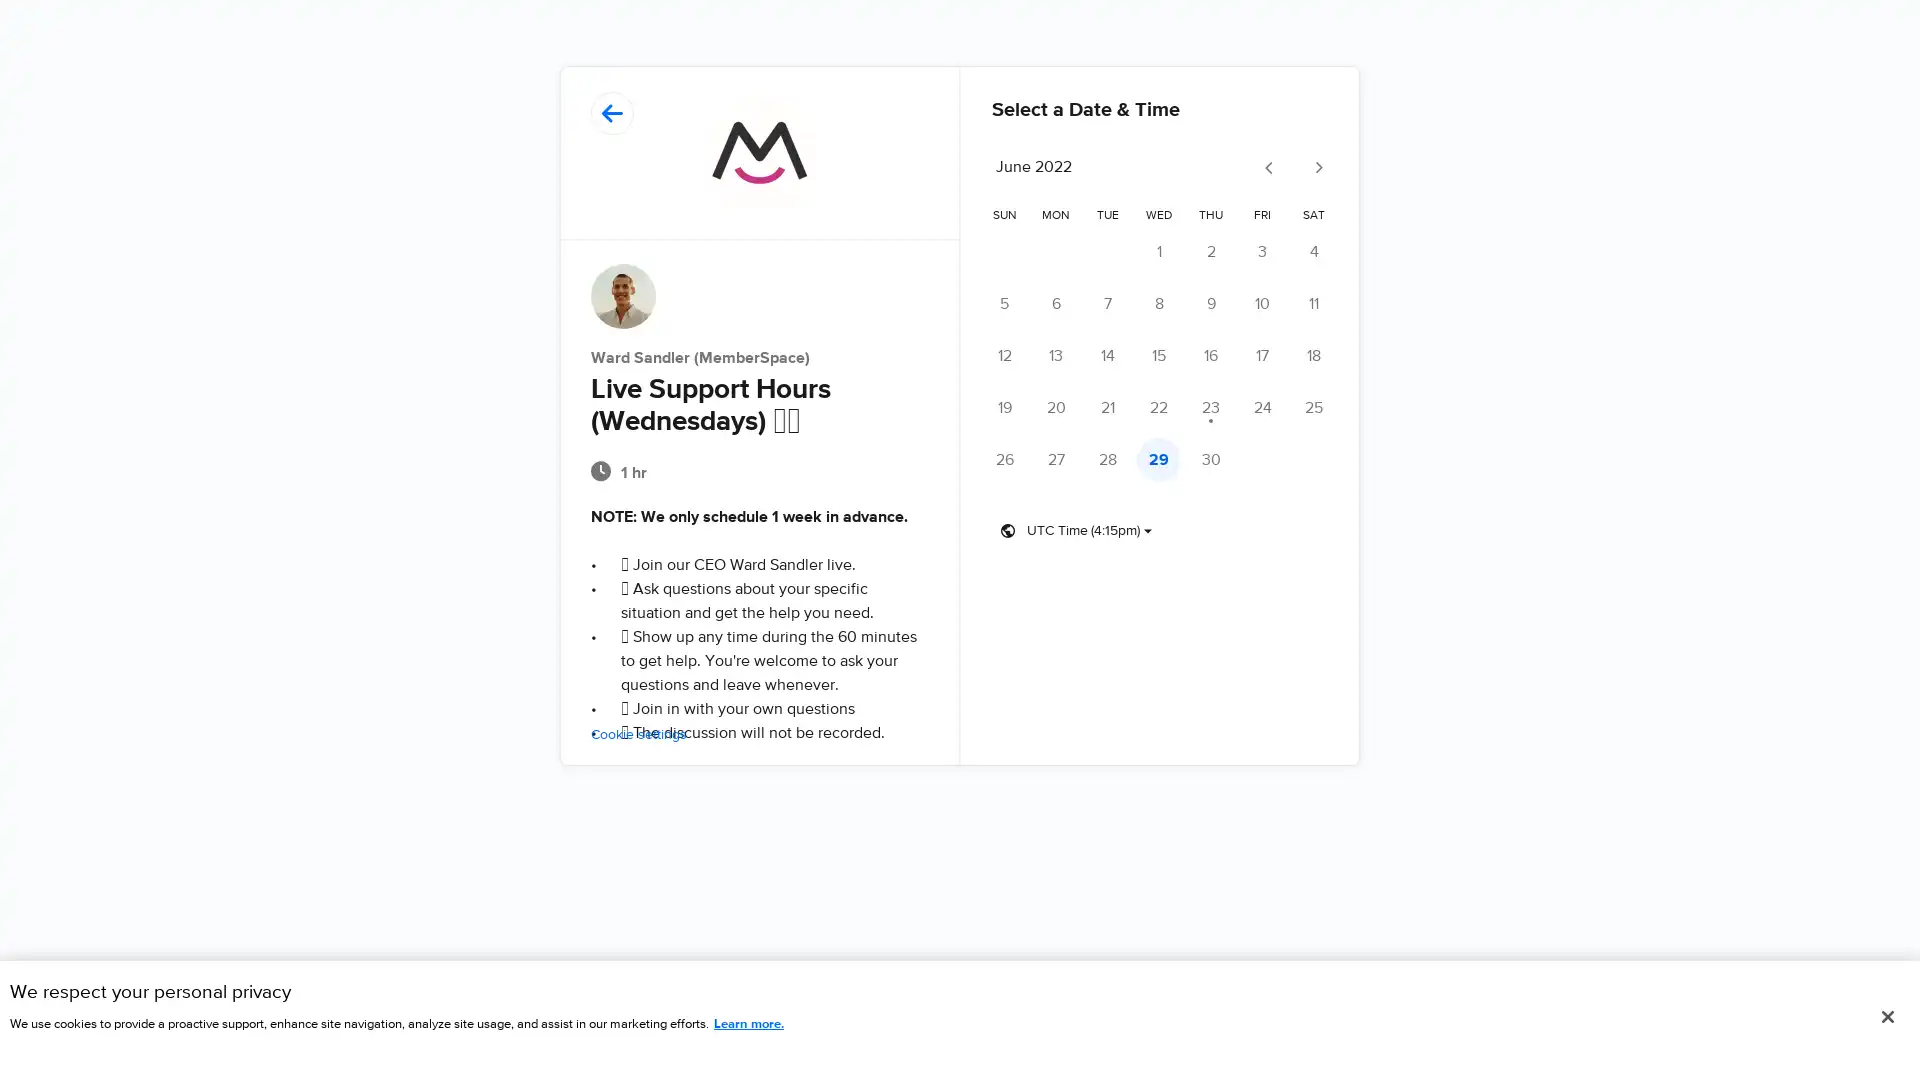 This screenshot has width=1920, height=1080. I want to click on Wednesday, June 22 - No times available, so click(1158, 407).